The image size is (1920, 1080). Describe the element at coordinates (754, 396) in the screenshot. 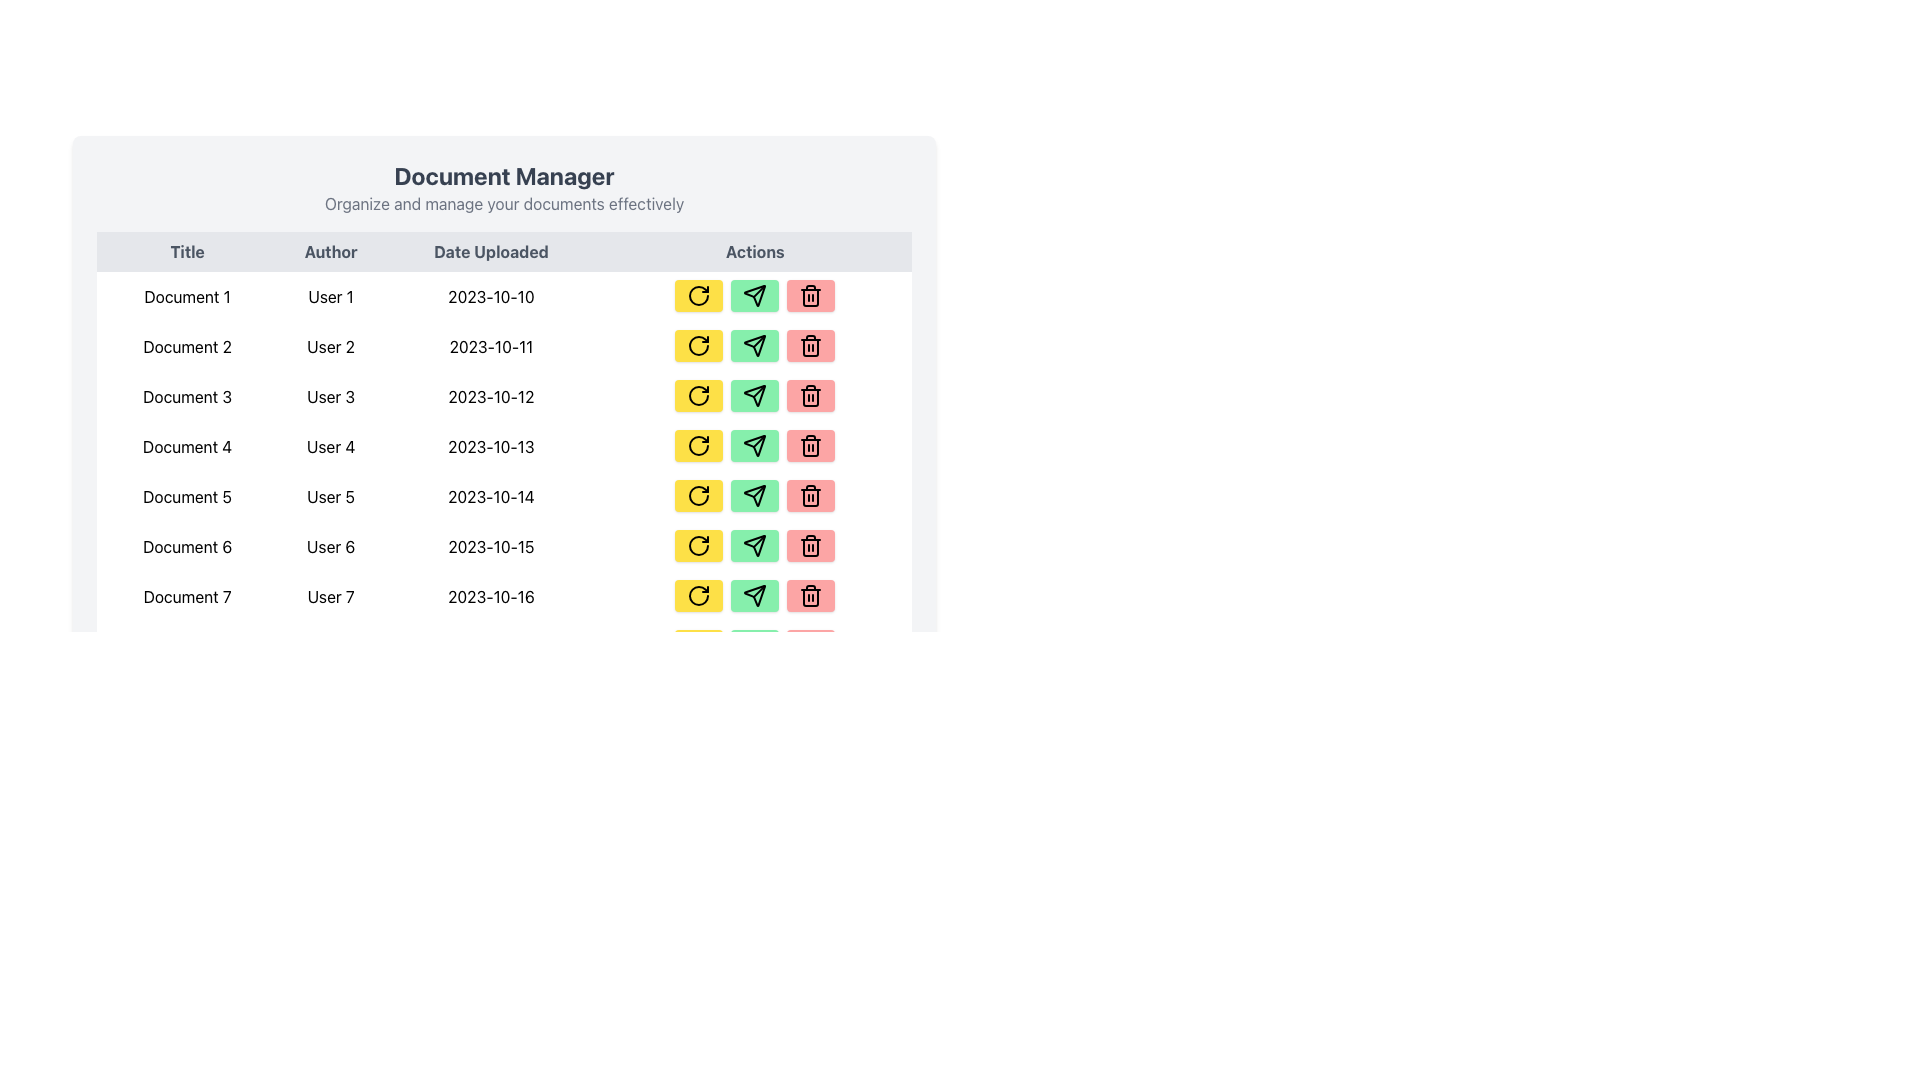

I see `the 'send' button located in the 'Actions' column of the fifth row for the document titled 'Document 5'` at that location.